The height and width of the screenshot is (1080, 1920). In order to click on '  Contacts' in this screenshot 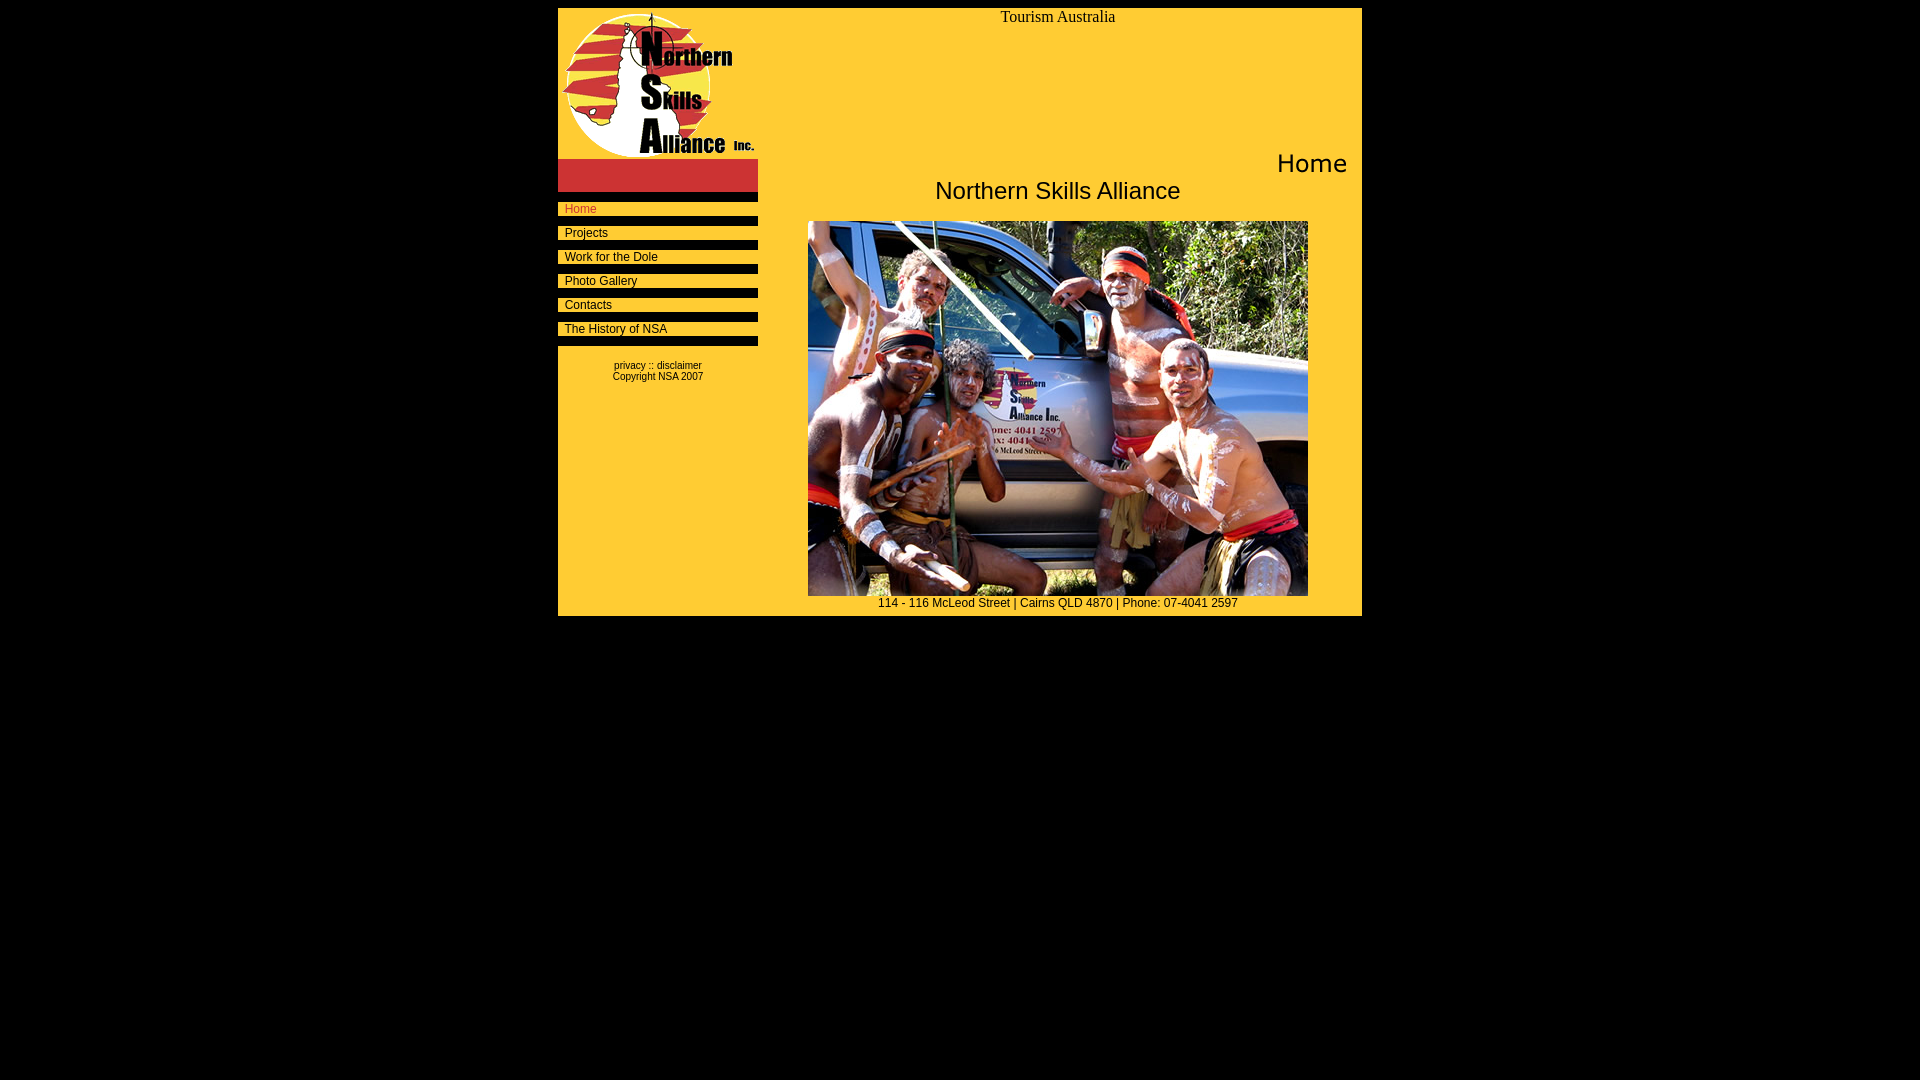, I will do `click(584, 304)`.